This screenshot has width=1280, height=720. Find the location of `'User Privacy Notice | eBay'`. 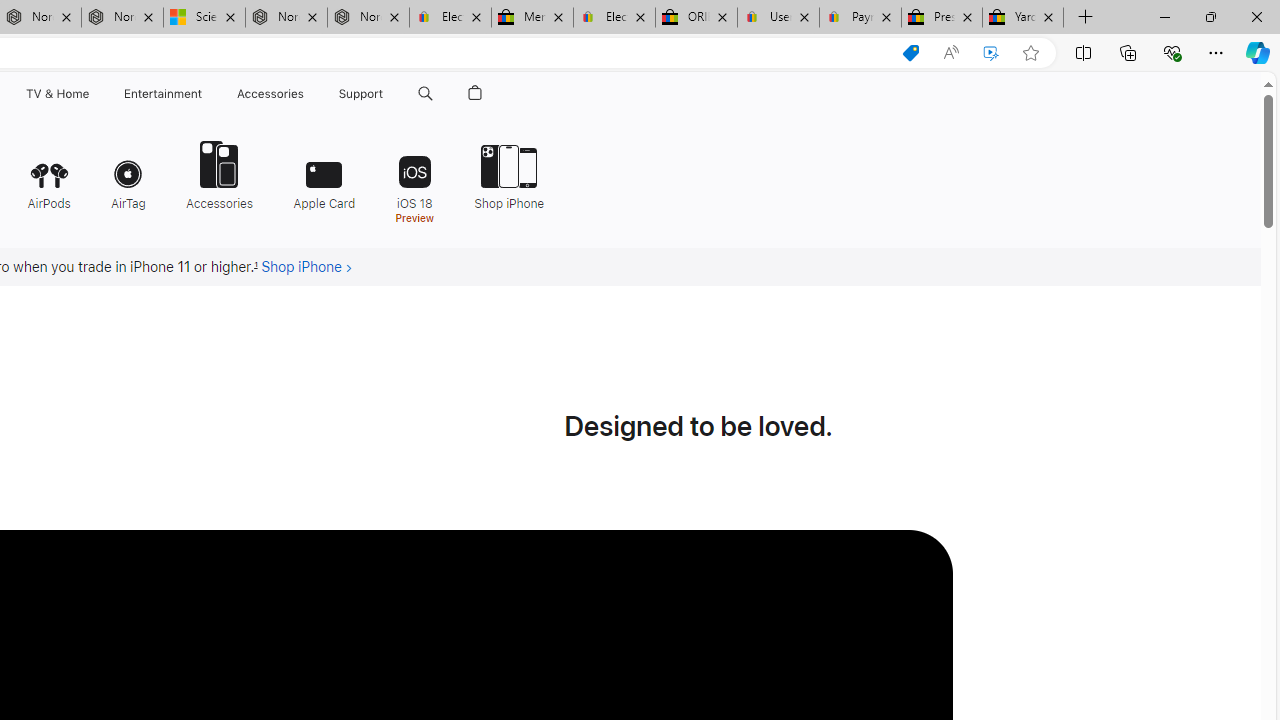

'User Privacy Notice | eBay' is located at coordinates (777, 17).